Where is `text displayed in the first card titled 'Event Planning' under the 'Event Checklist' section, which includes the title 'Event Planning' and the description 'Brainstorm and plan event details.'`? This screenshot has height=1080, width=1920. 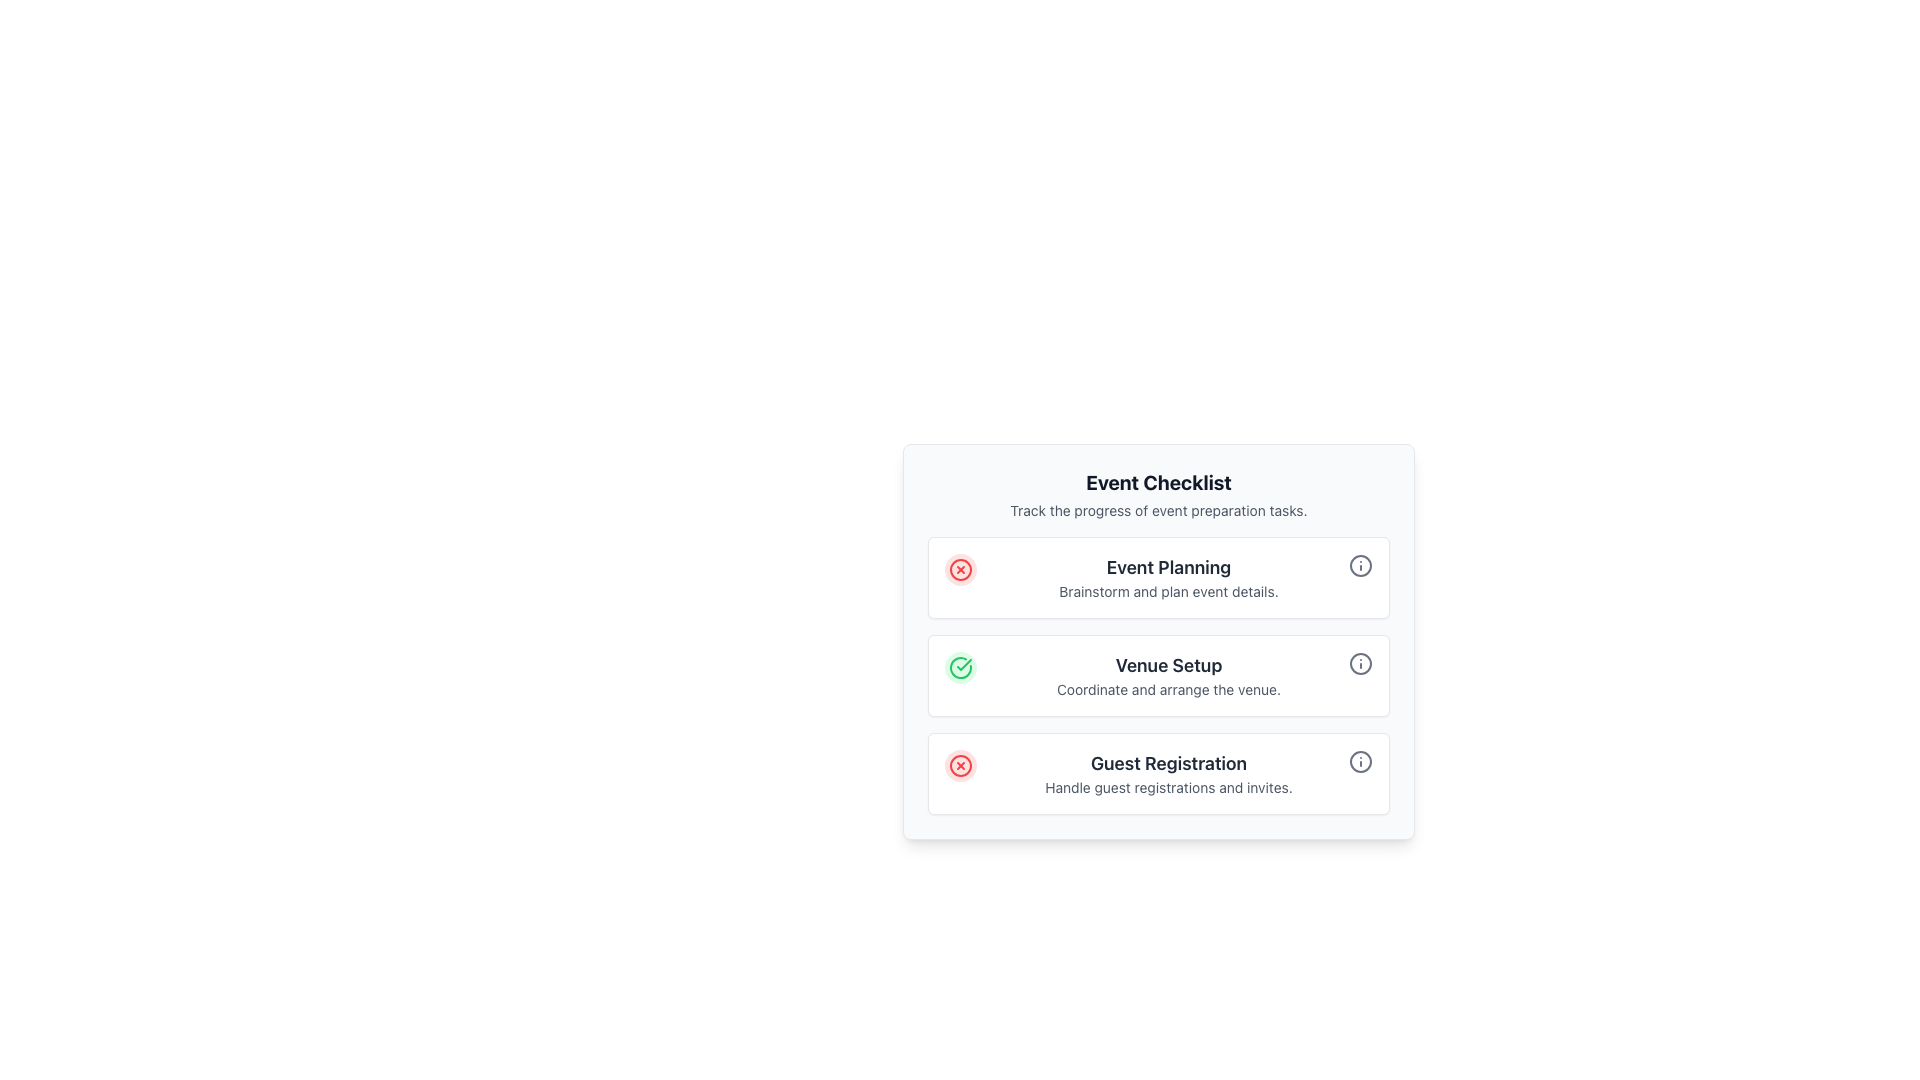
text displayed in the first card titled 'Event Planning' under the 'Event Checklist' section, which includes the title 'Event Planning' and the description 'Brainstorm and plan event details.' is located at coordinates (1169, 578).